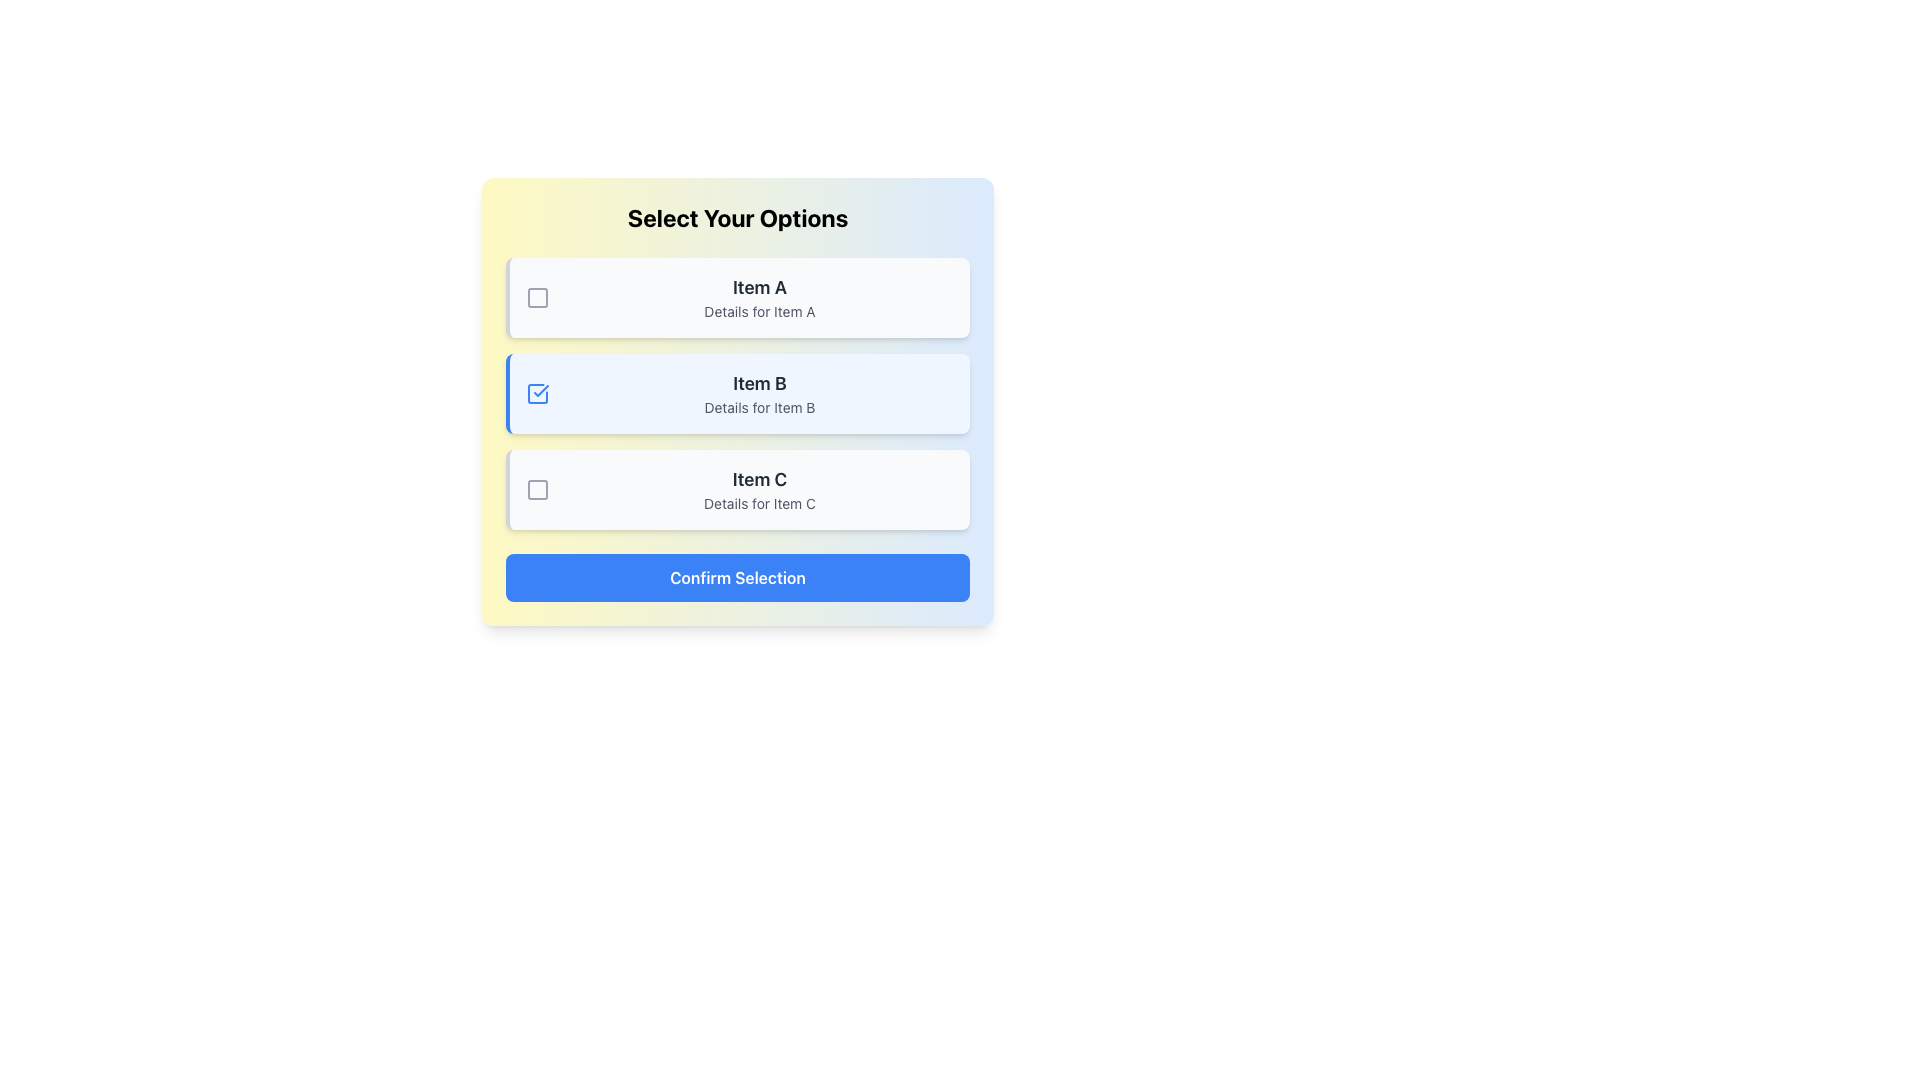 This screenshot has height=1080, width=1920. What do you see at coordinates (758, 489) in the screenshot?
I see `the 'Item C' card` at bounding box center [758, 489].